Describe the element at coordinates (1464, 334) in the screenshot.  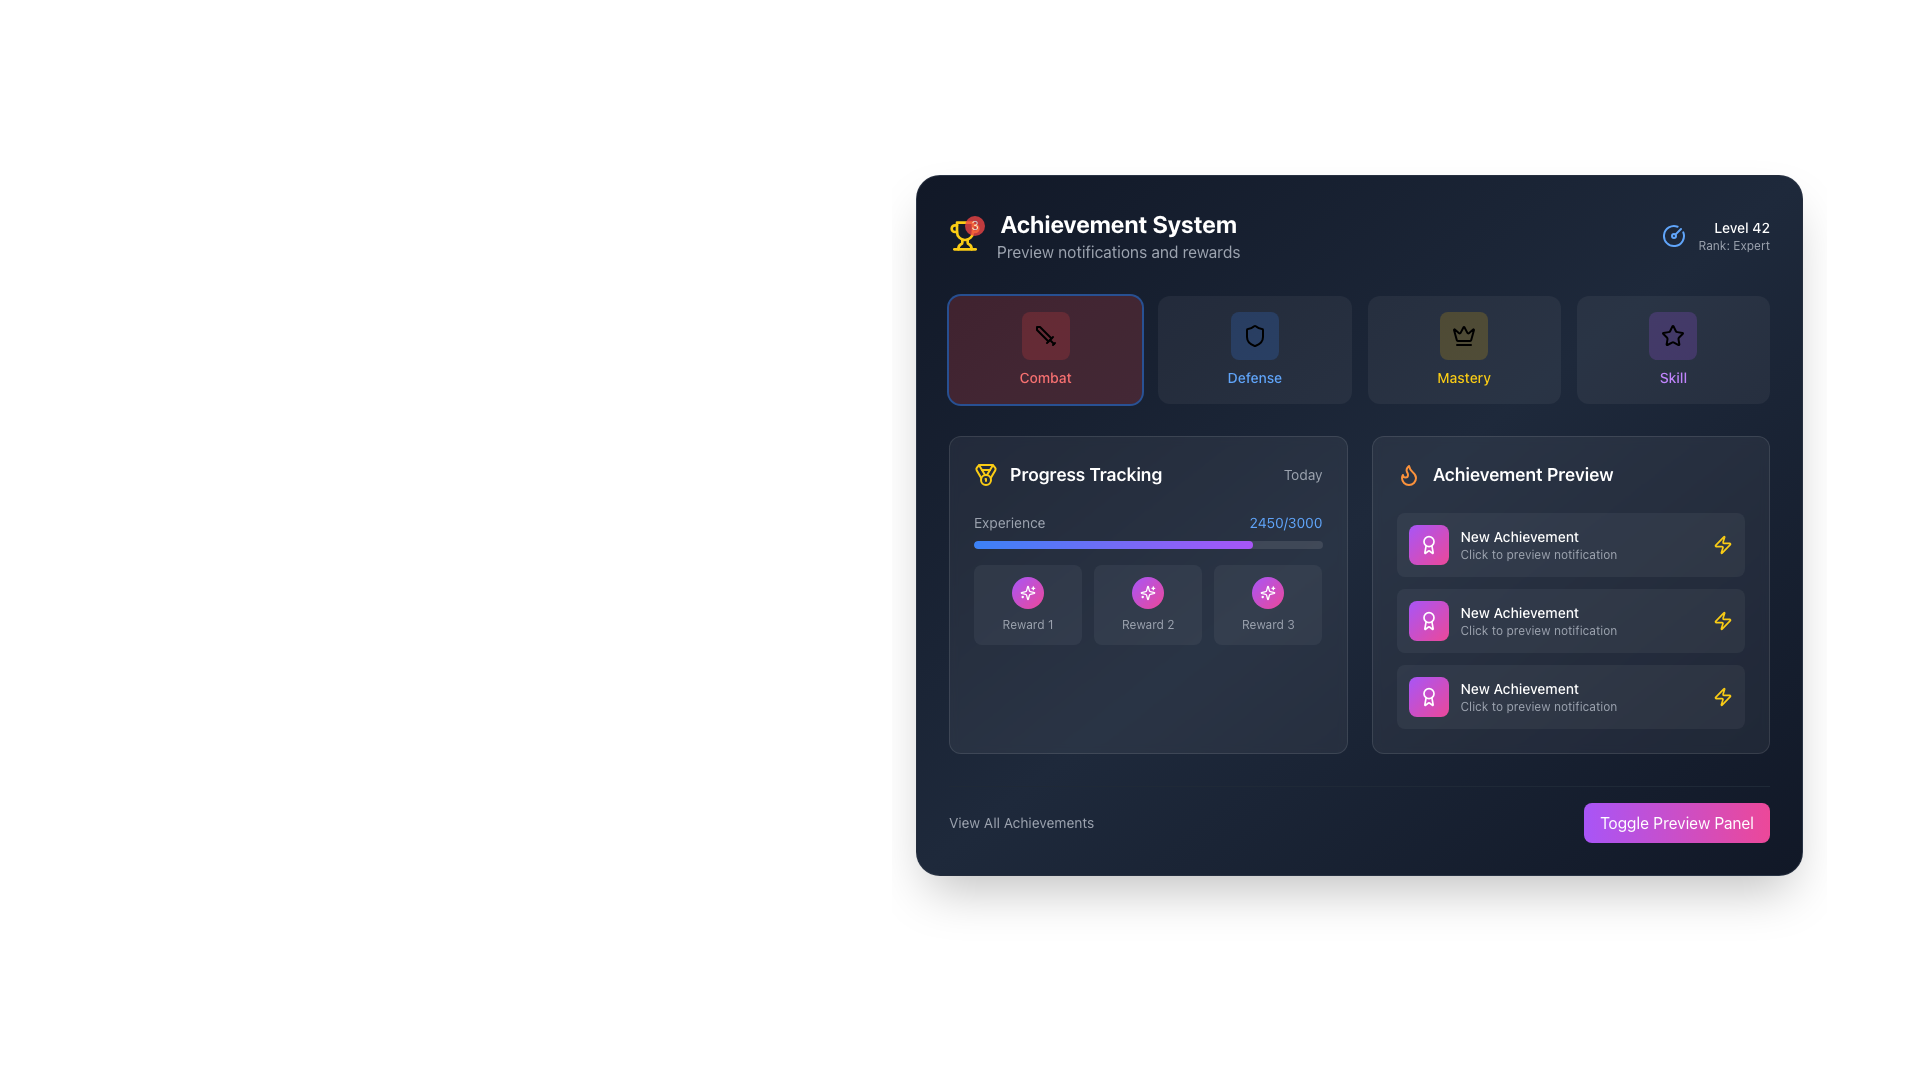
I see `the 'Mastery' icon` at that location.